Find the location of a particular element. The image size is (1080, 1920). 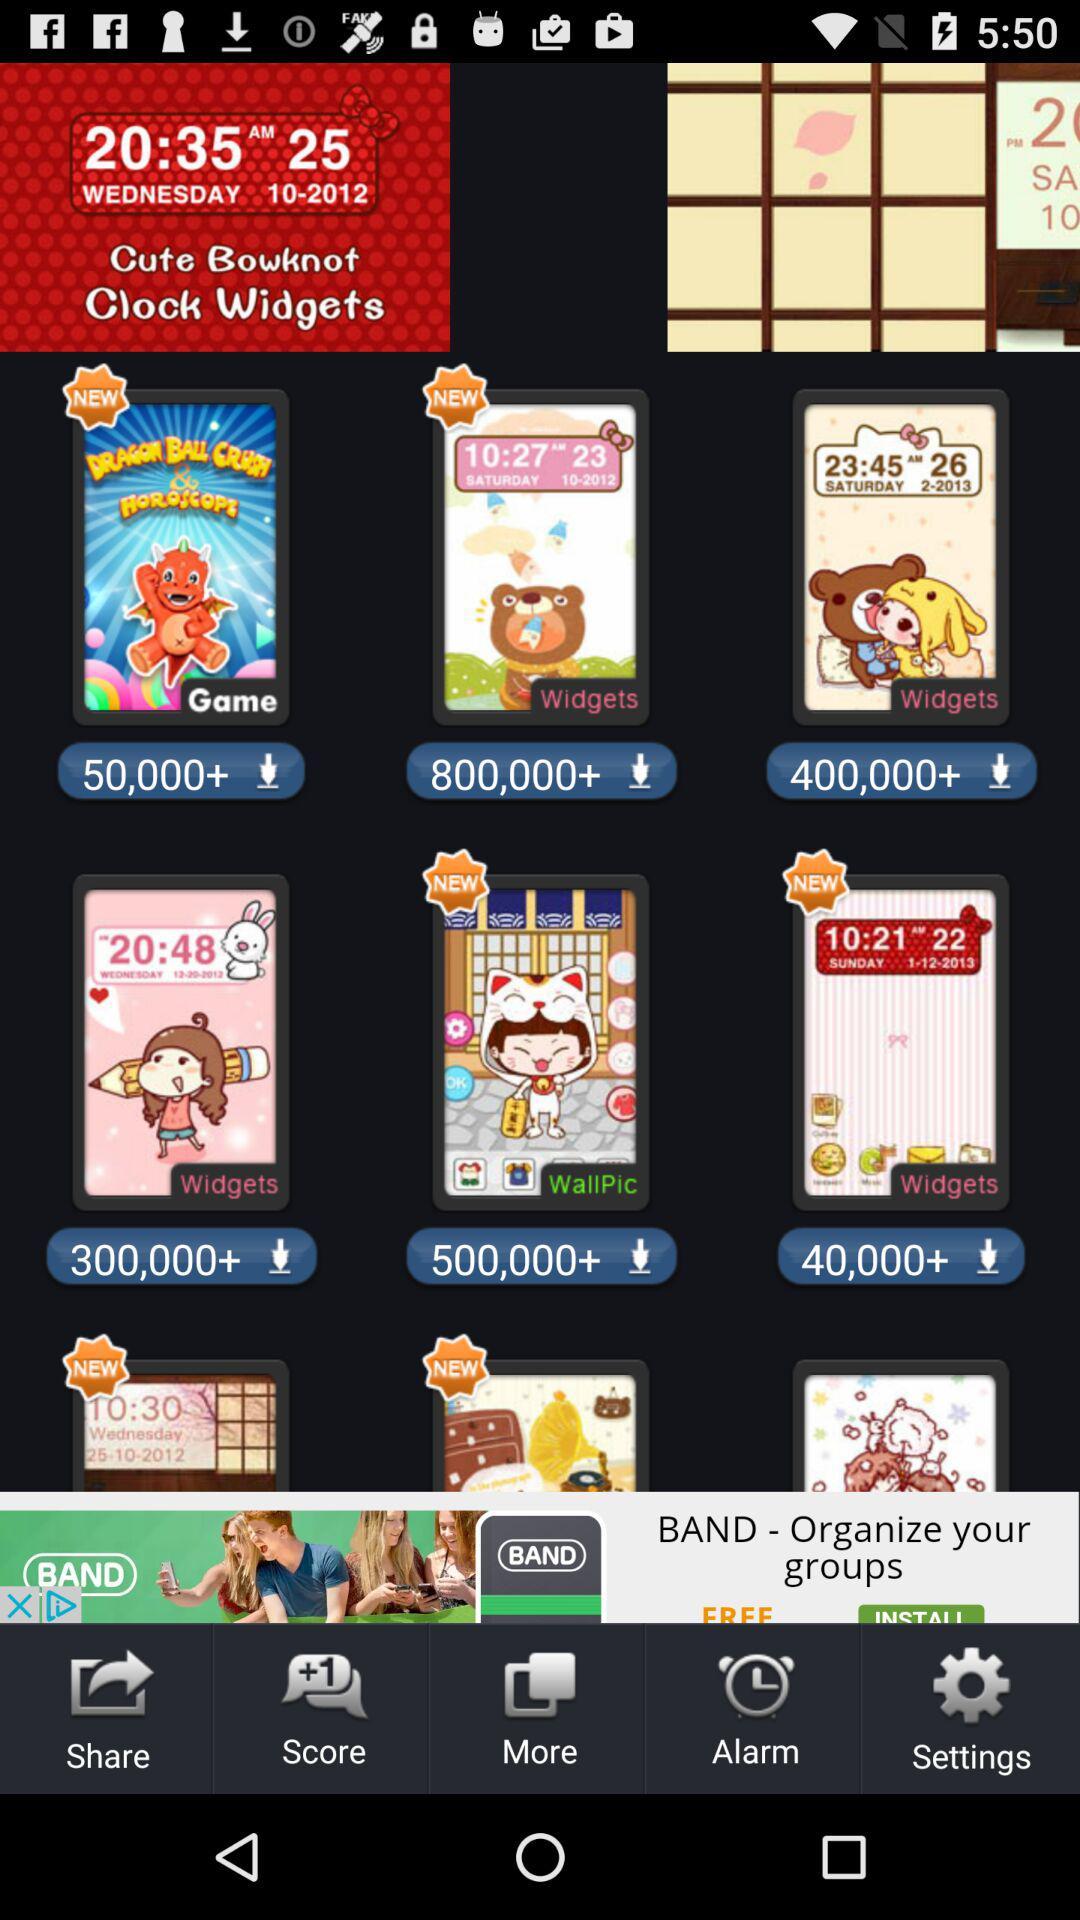

advertisement is located at coordinates (540, 1556).